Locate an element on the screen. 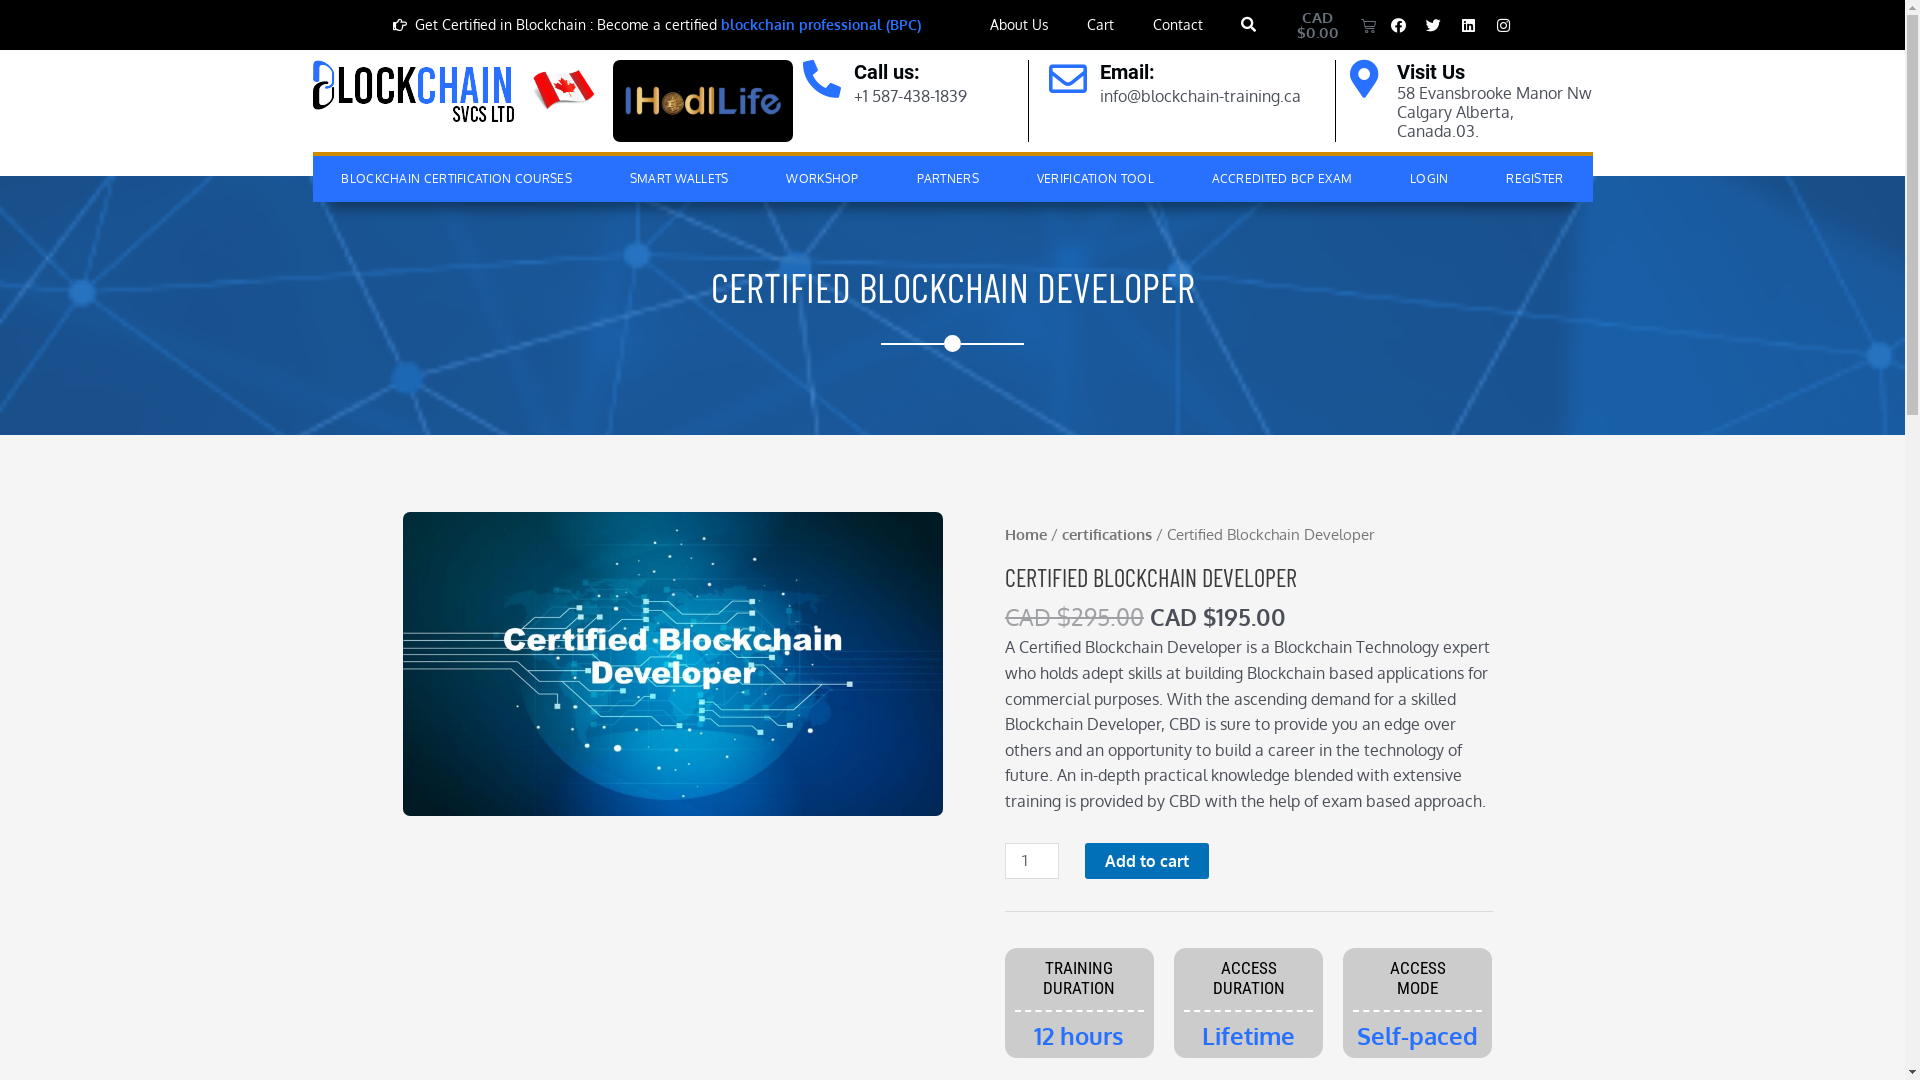  'certifications' is located at coordinates (1106, 532).